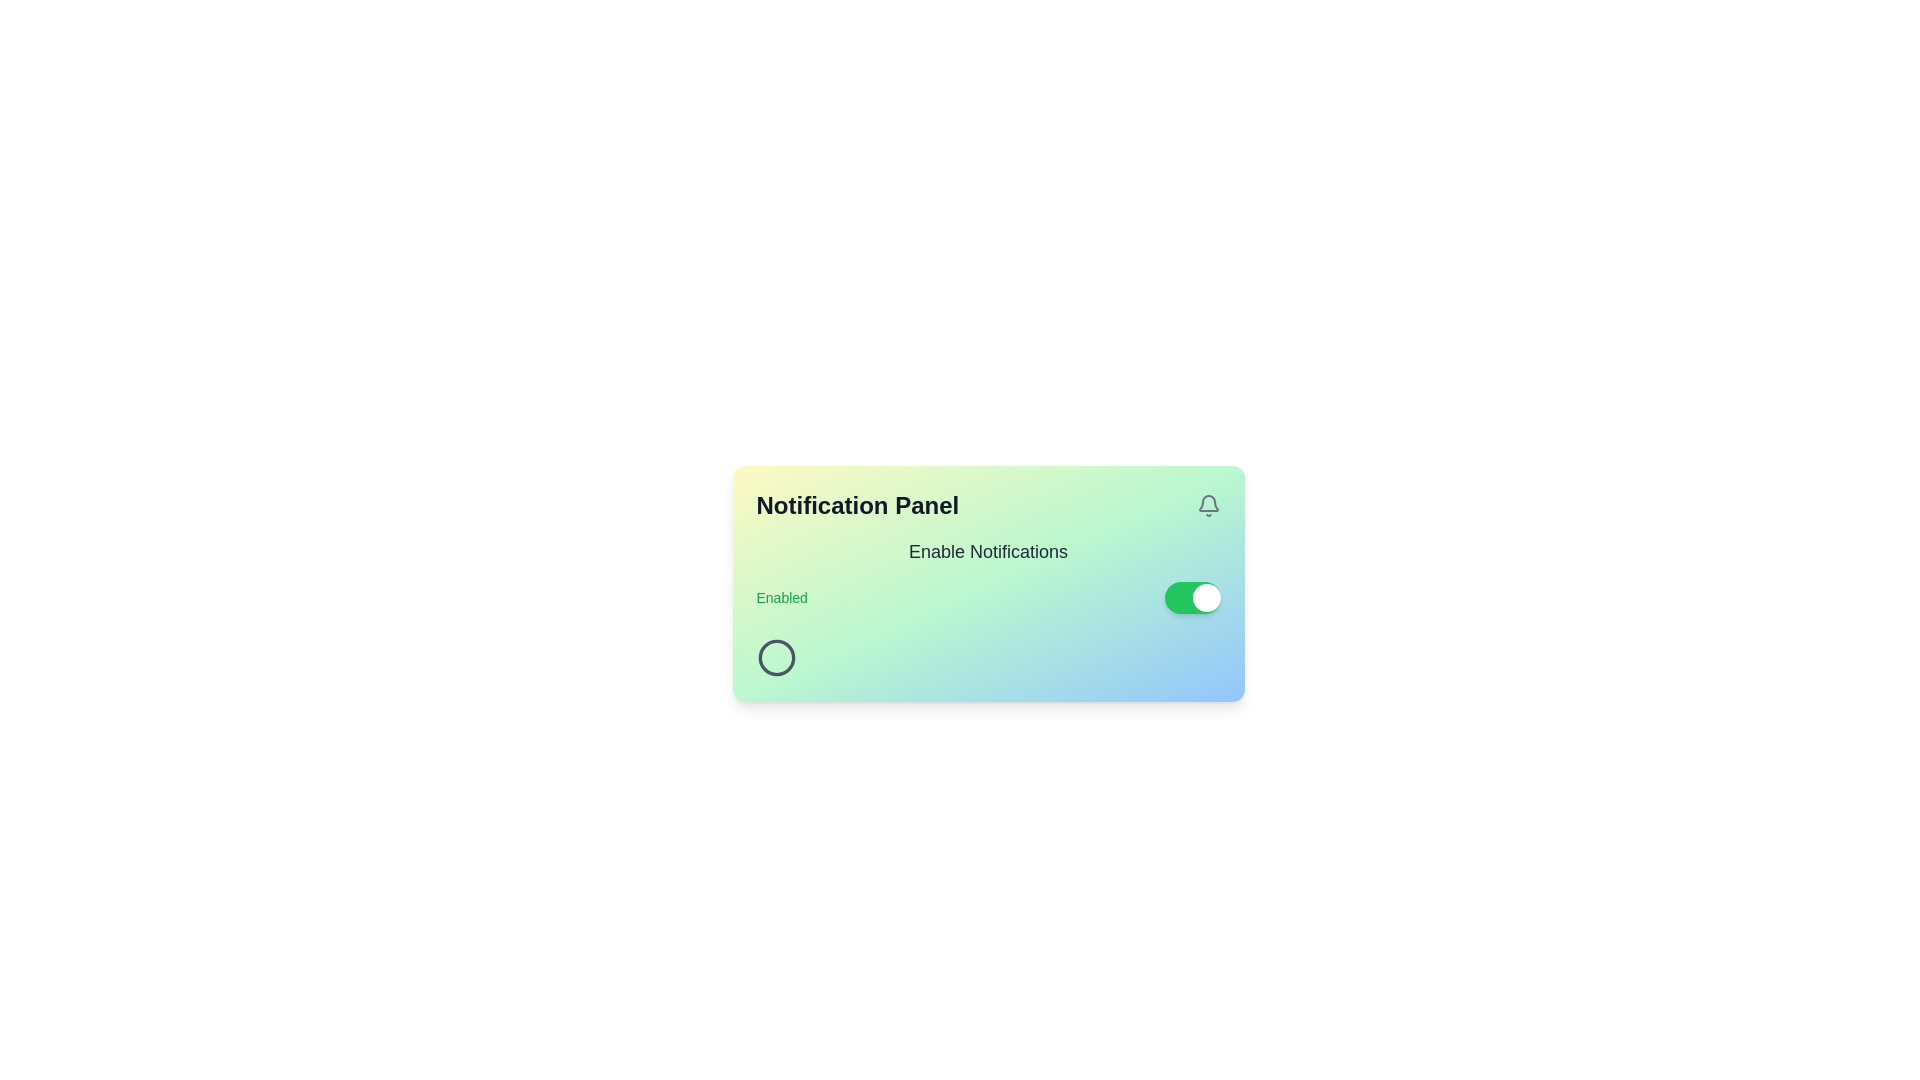 This screenshot has width=1920, height=1080. What do you see at coordinates (775, 658) in the screenshot?
I see `the SVG circle icon with a dark border located in the bottom-left corner of the notification panel interface, near the descriptive text labeled 'Enabled'` at bounding box center [775, 658].